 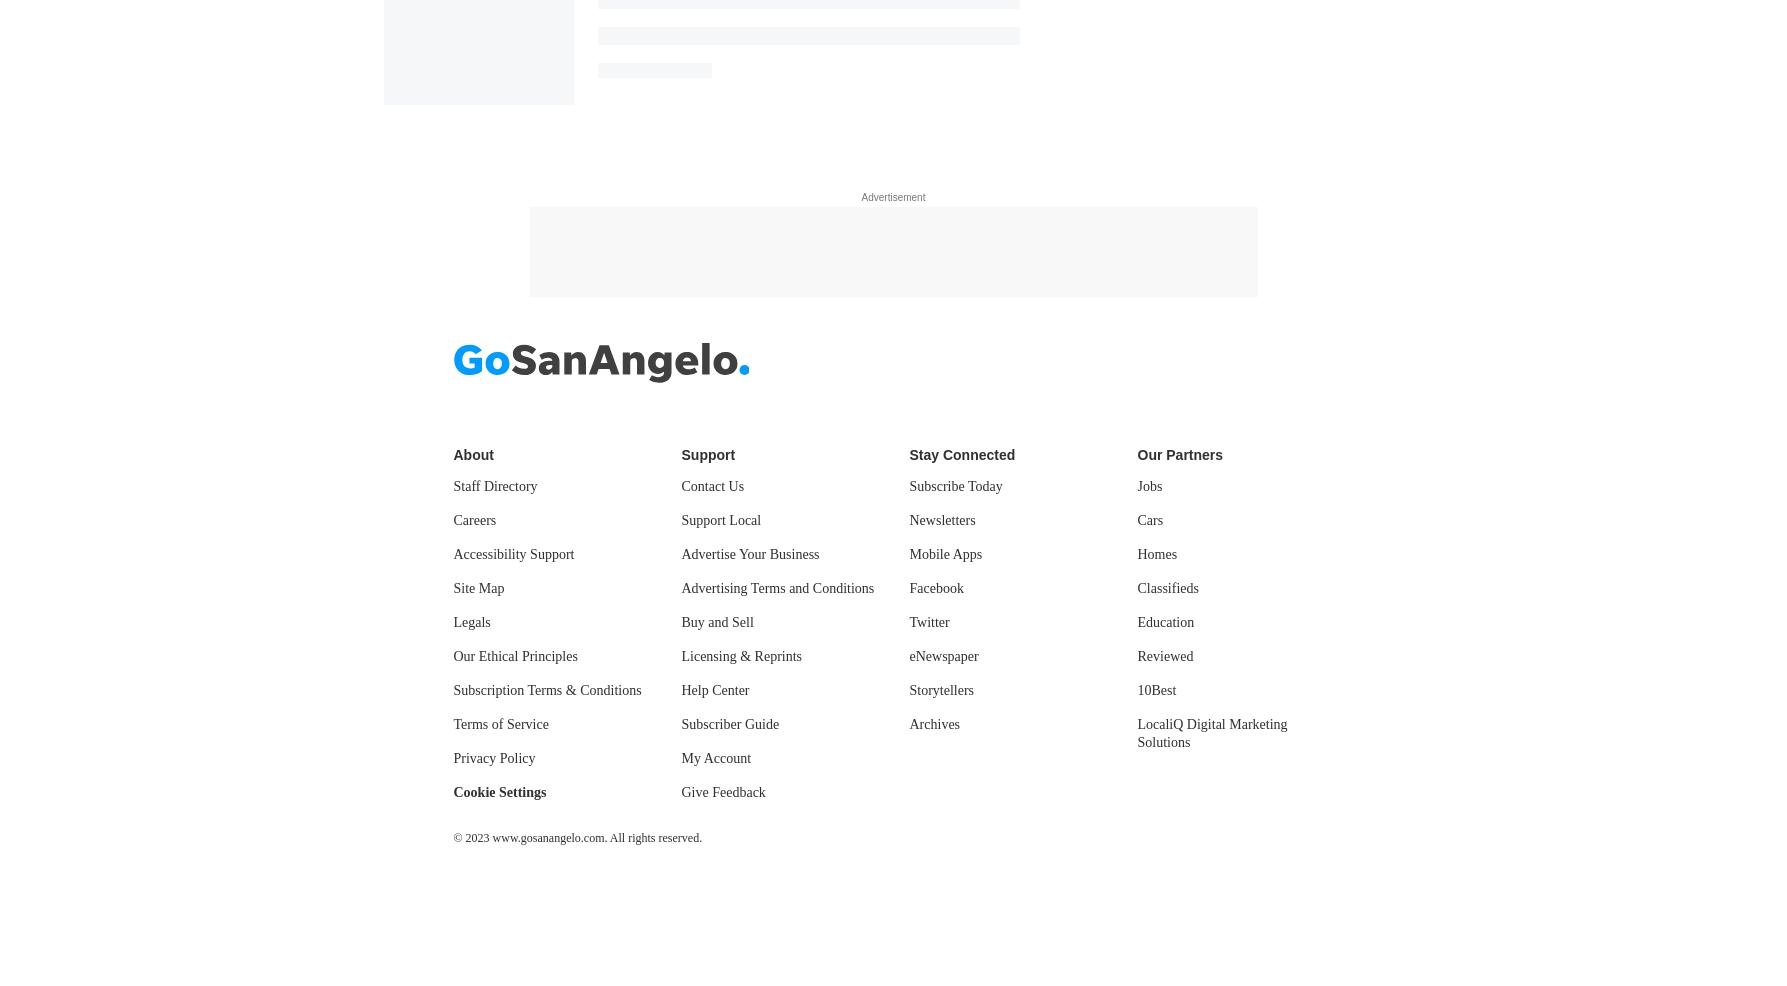 What do you see at coordinates (478, 587) in the screenshot?
I see `'Site Map'` at bounding box center [478, 587].